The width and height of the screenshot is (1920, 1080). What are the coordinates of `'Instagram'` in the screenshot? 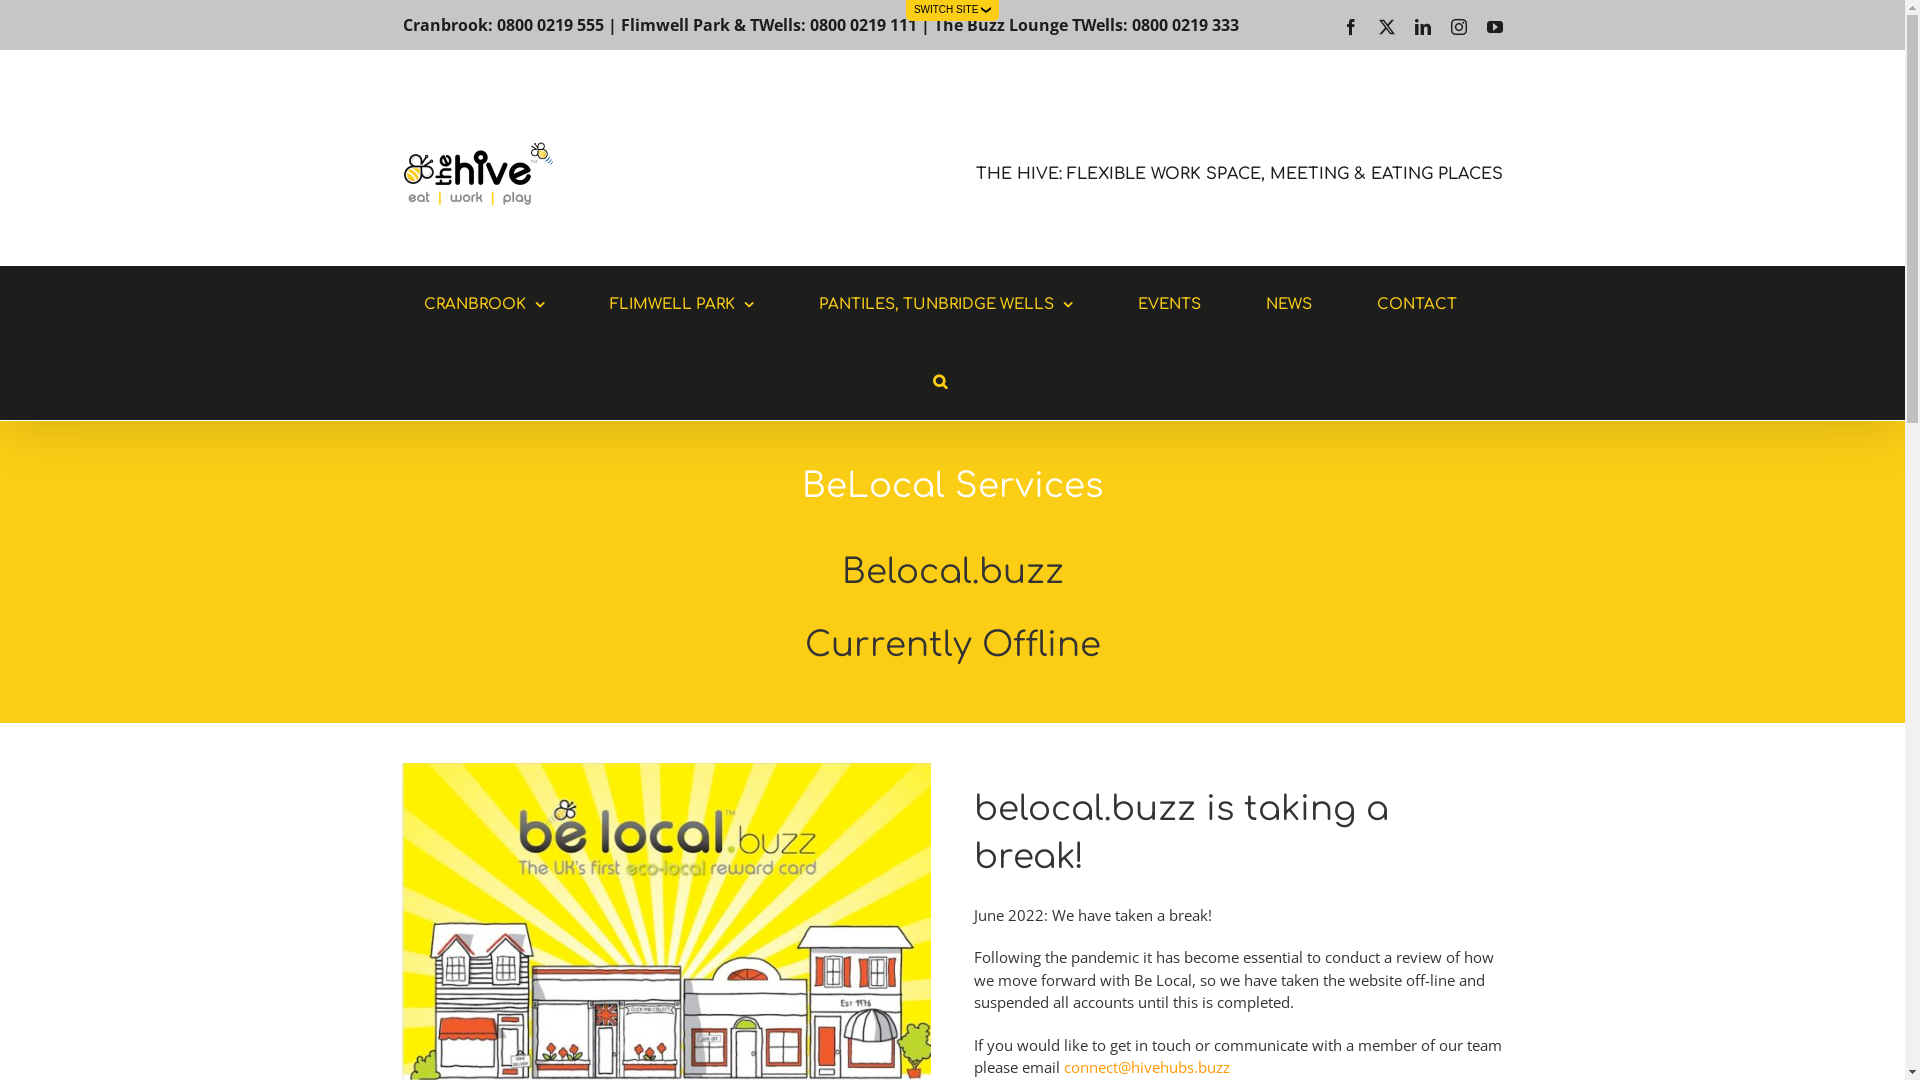 It's located at (1458, 27).